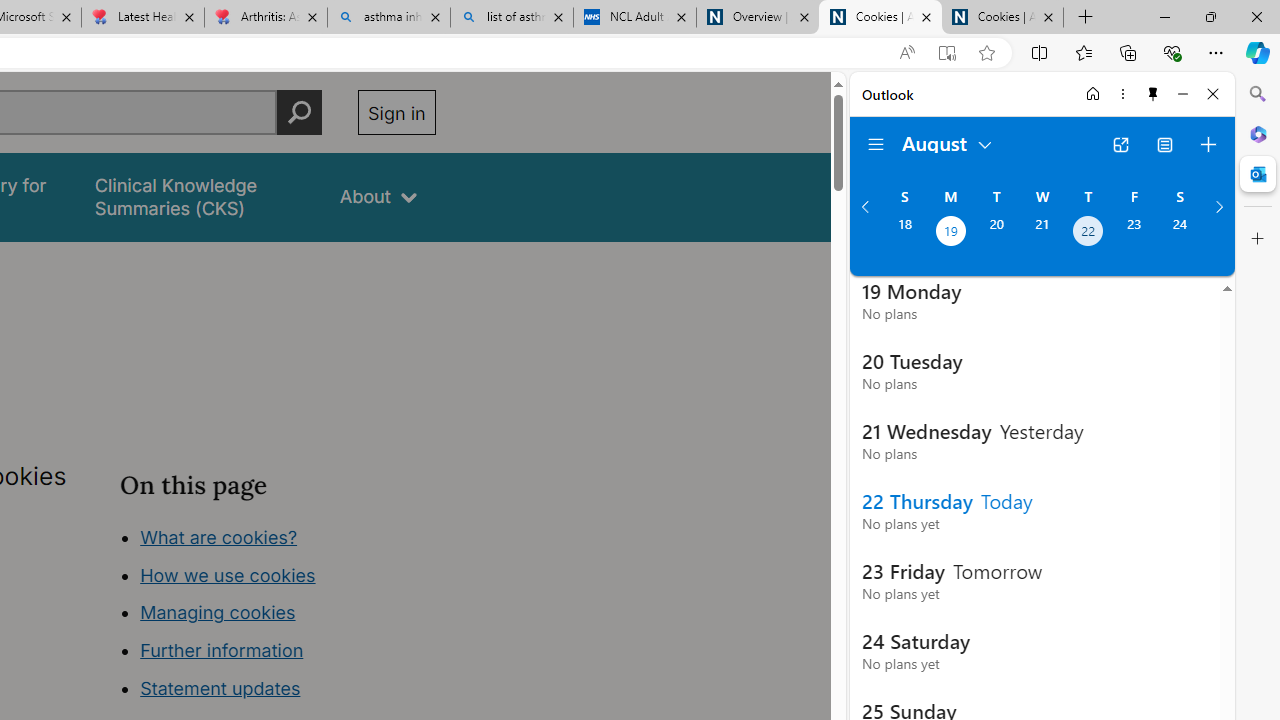 The height and width of the screenshot is (720, 1280). Describe the element at coordinates (876, 144) in the screenshot. I see `'Folder navigation'` at that location.